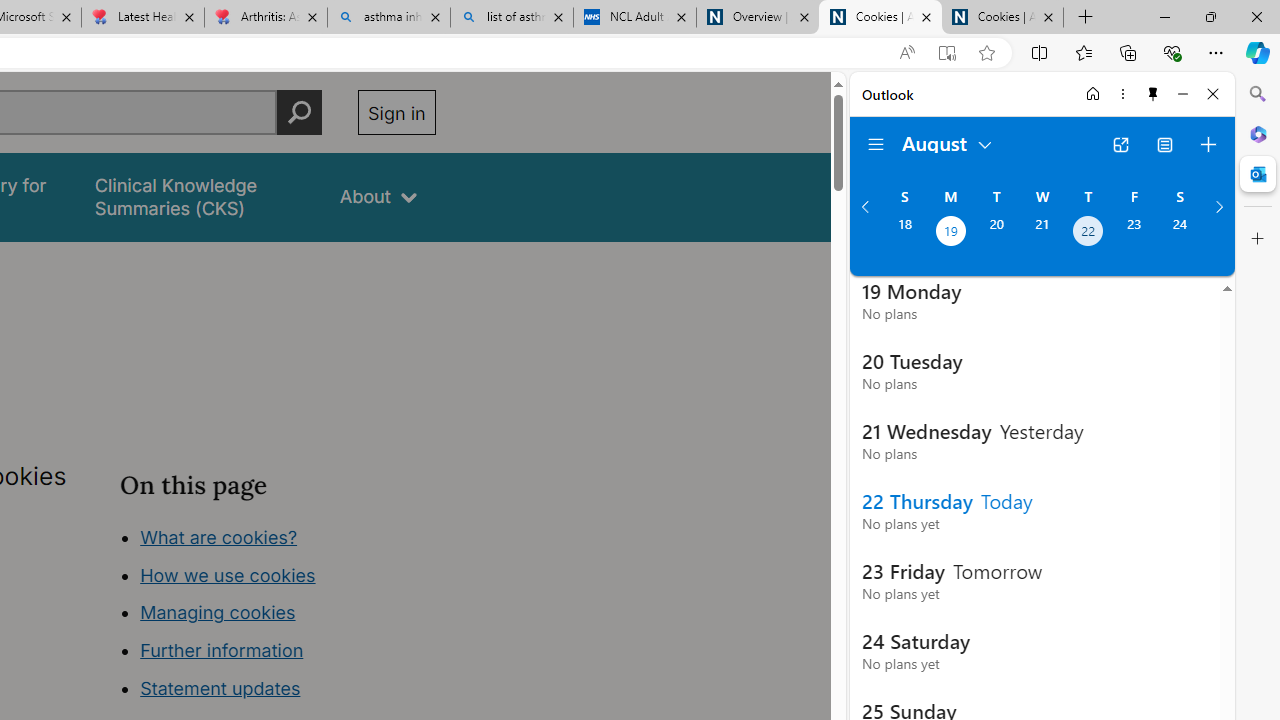 The height and width of the screenshot is (720, 1280). Describe the element at coordinates (876, 144) in the screenshot. I see `'Folder navigation'` at that location.